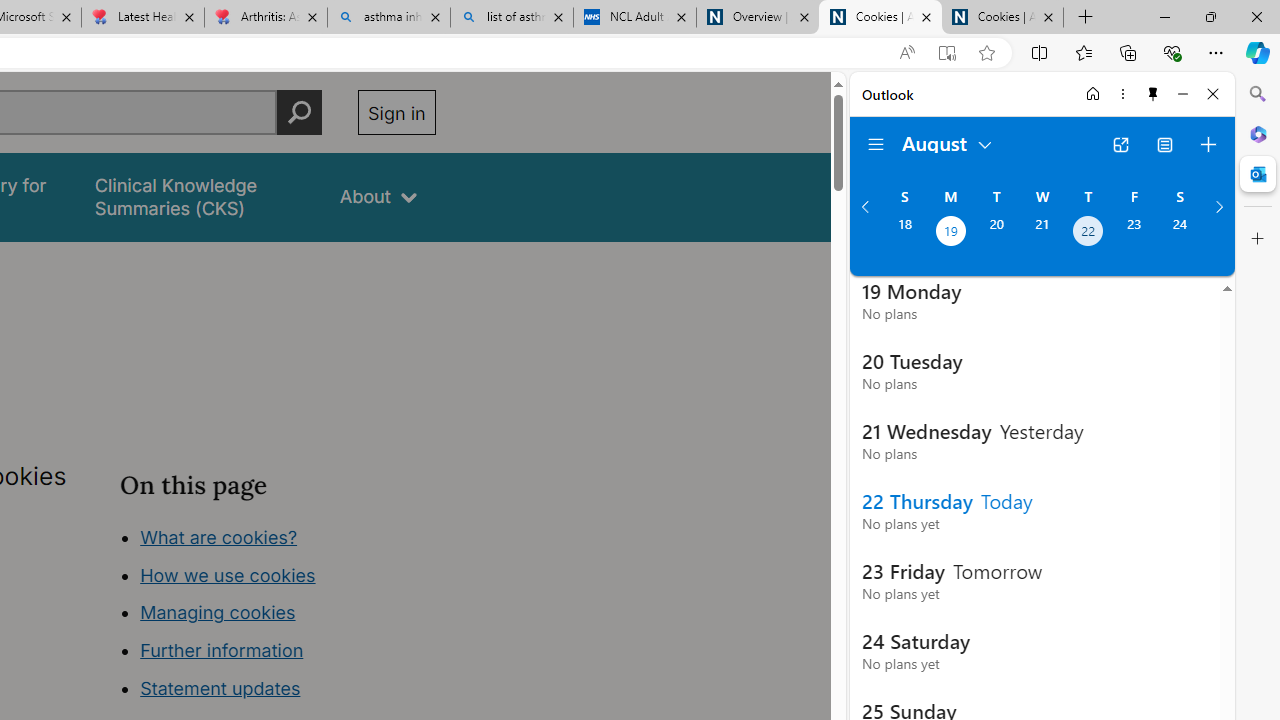 The height and width of the screenshot is (720, 1280). Describe the element at coordinates (876, 144) in the screenshot. I see `'Folder navigation'` at that location.